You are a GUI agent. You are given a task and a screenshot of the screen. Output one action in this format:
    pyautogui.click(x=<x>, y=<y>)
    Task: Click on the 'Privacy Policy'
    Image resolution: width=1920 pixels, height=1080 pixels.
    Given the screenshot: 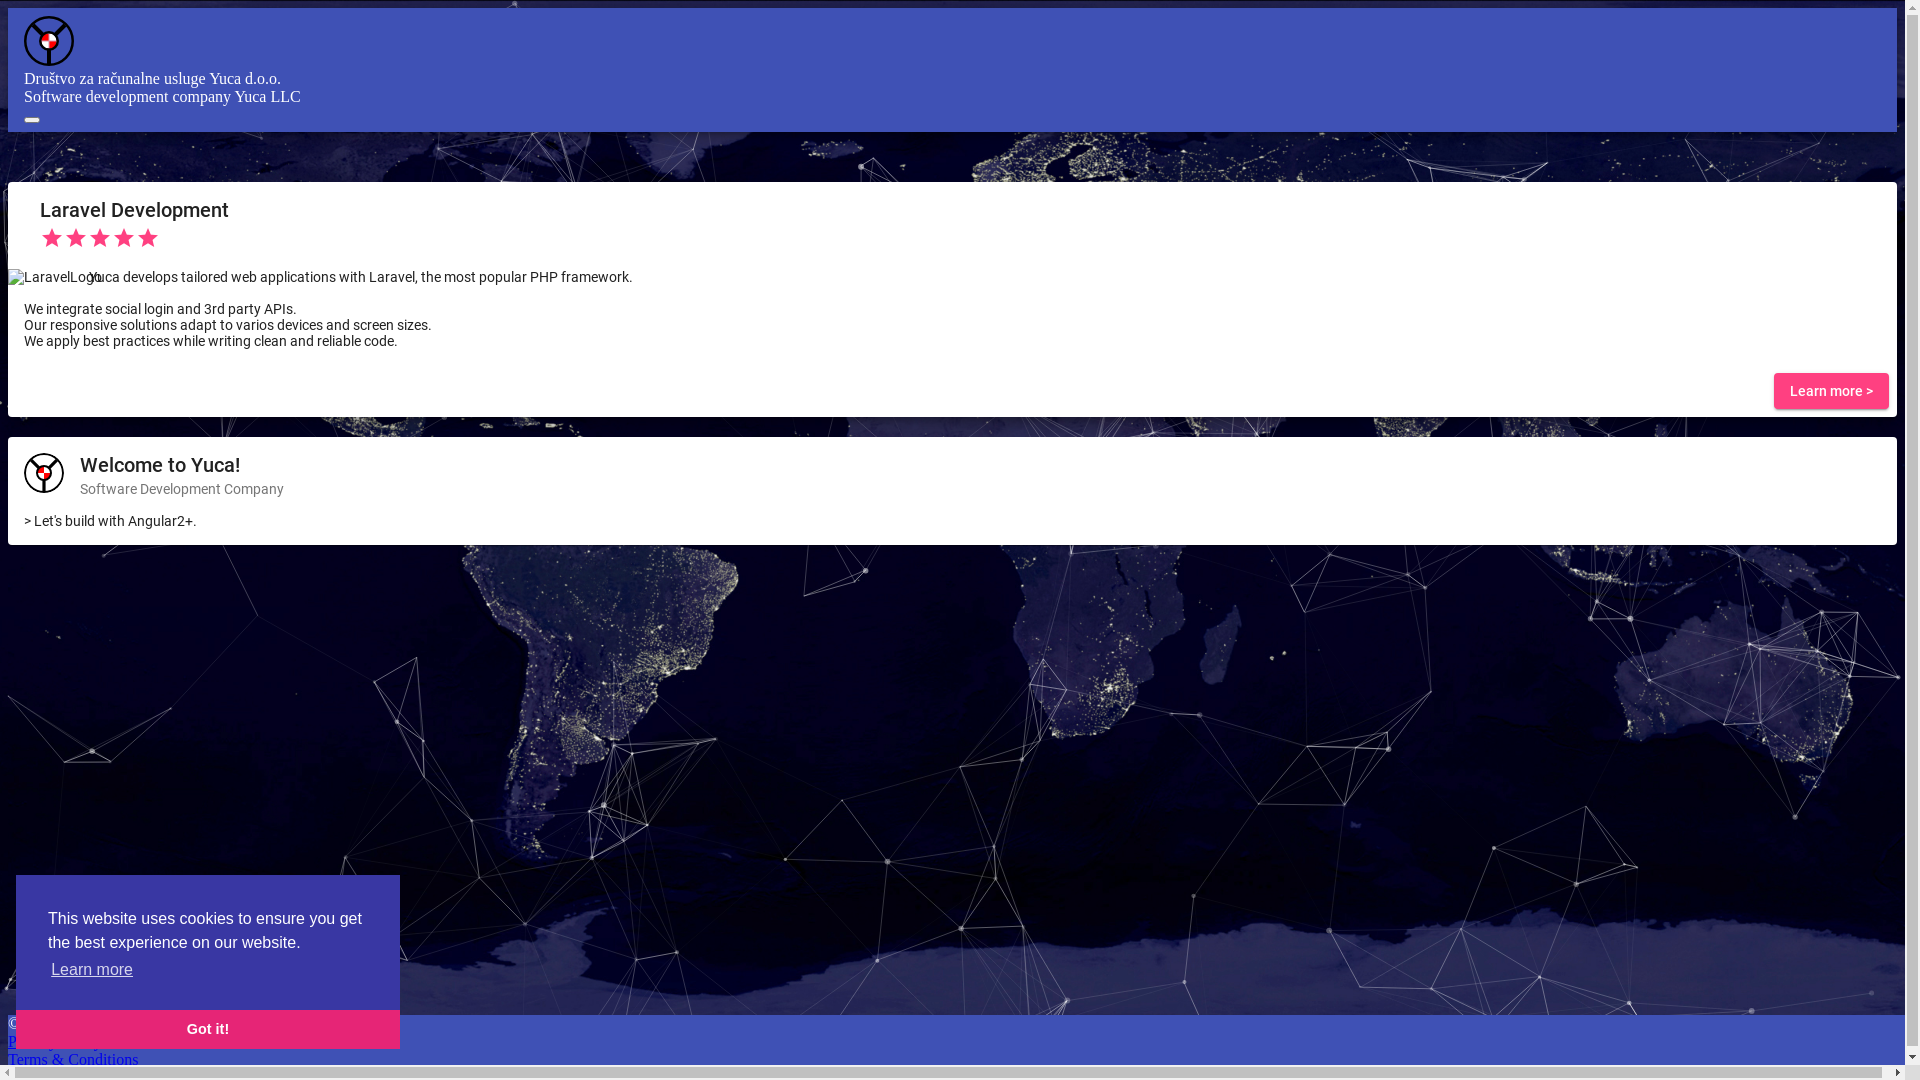 What is the action you would take?
    pyautogui.click(x=54, y=1040)
    